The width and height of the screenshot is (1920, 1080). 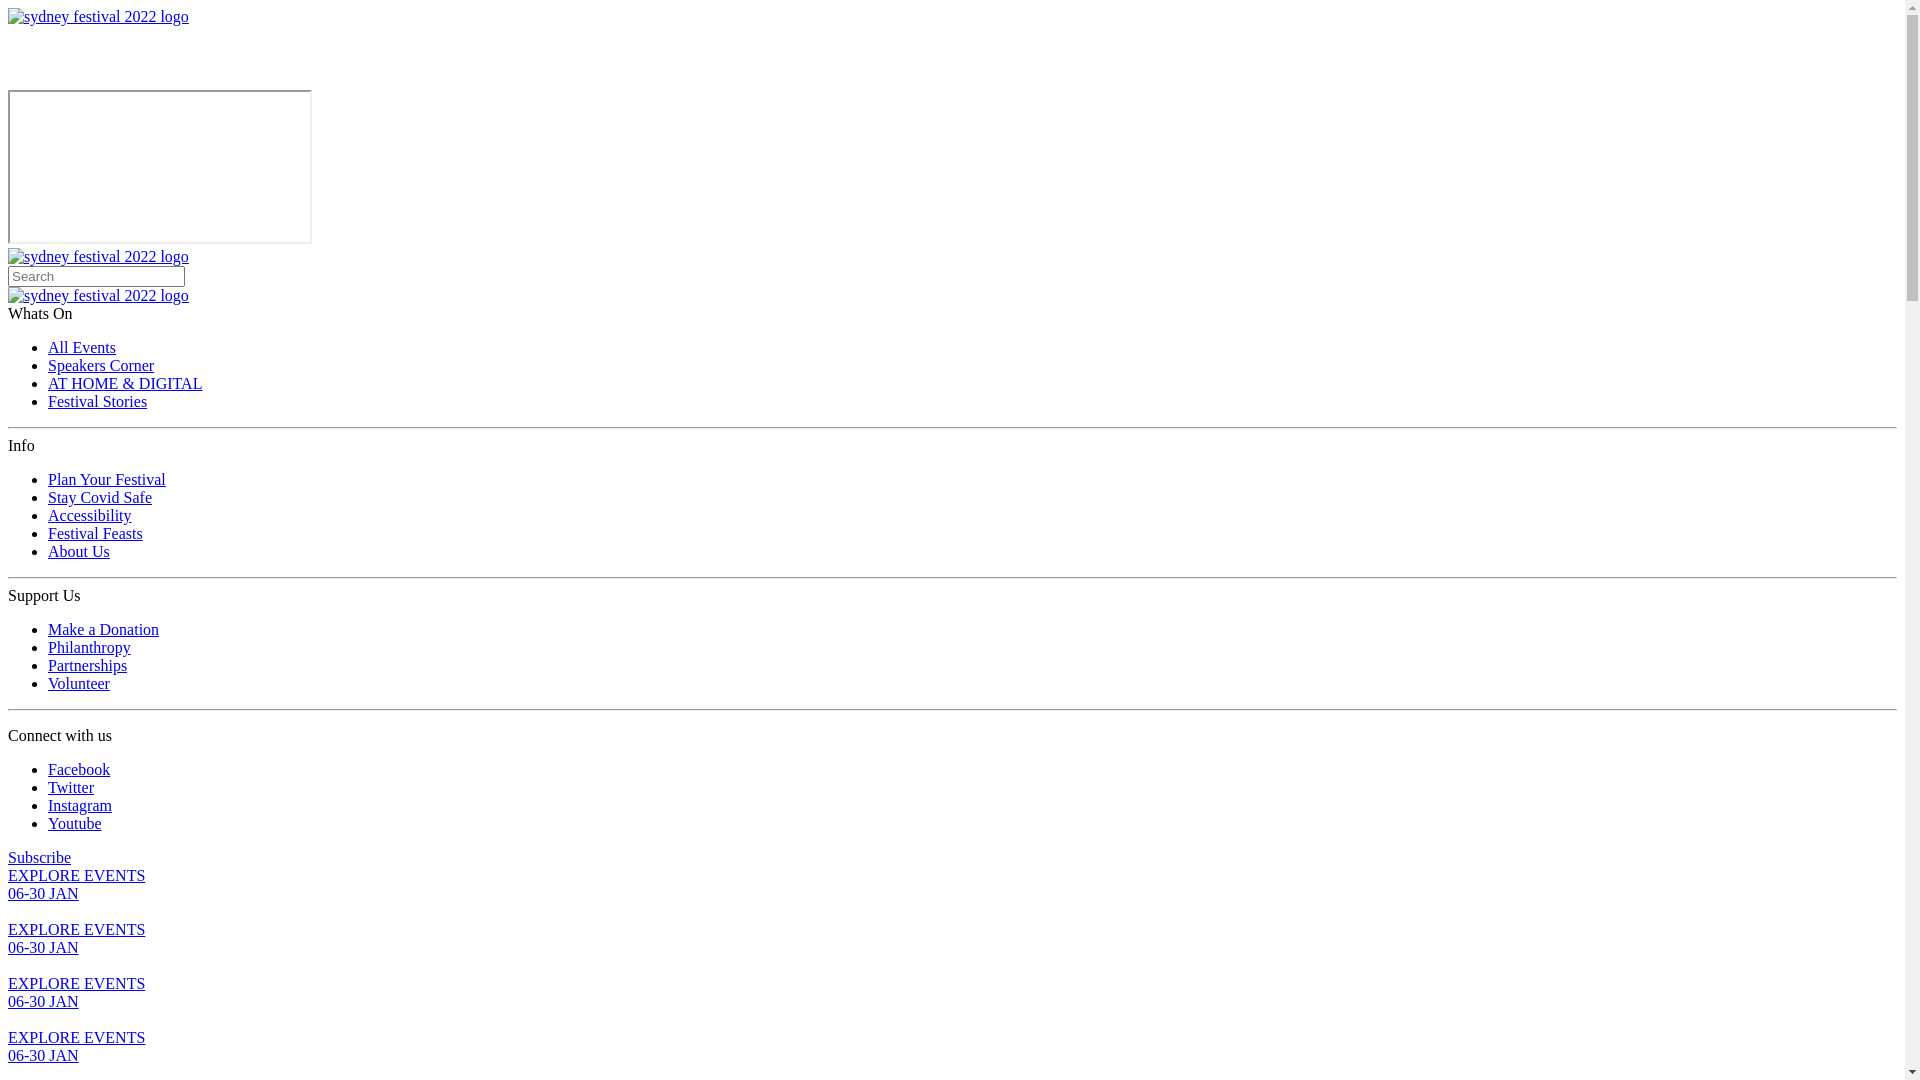 What do you see at coordinates (75, 823) in the screenshot?
I see `'Youtube'` at bounding box center [75, 823].